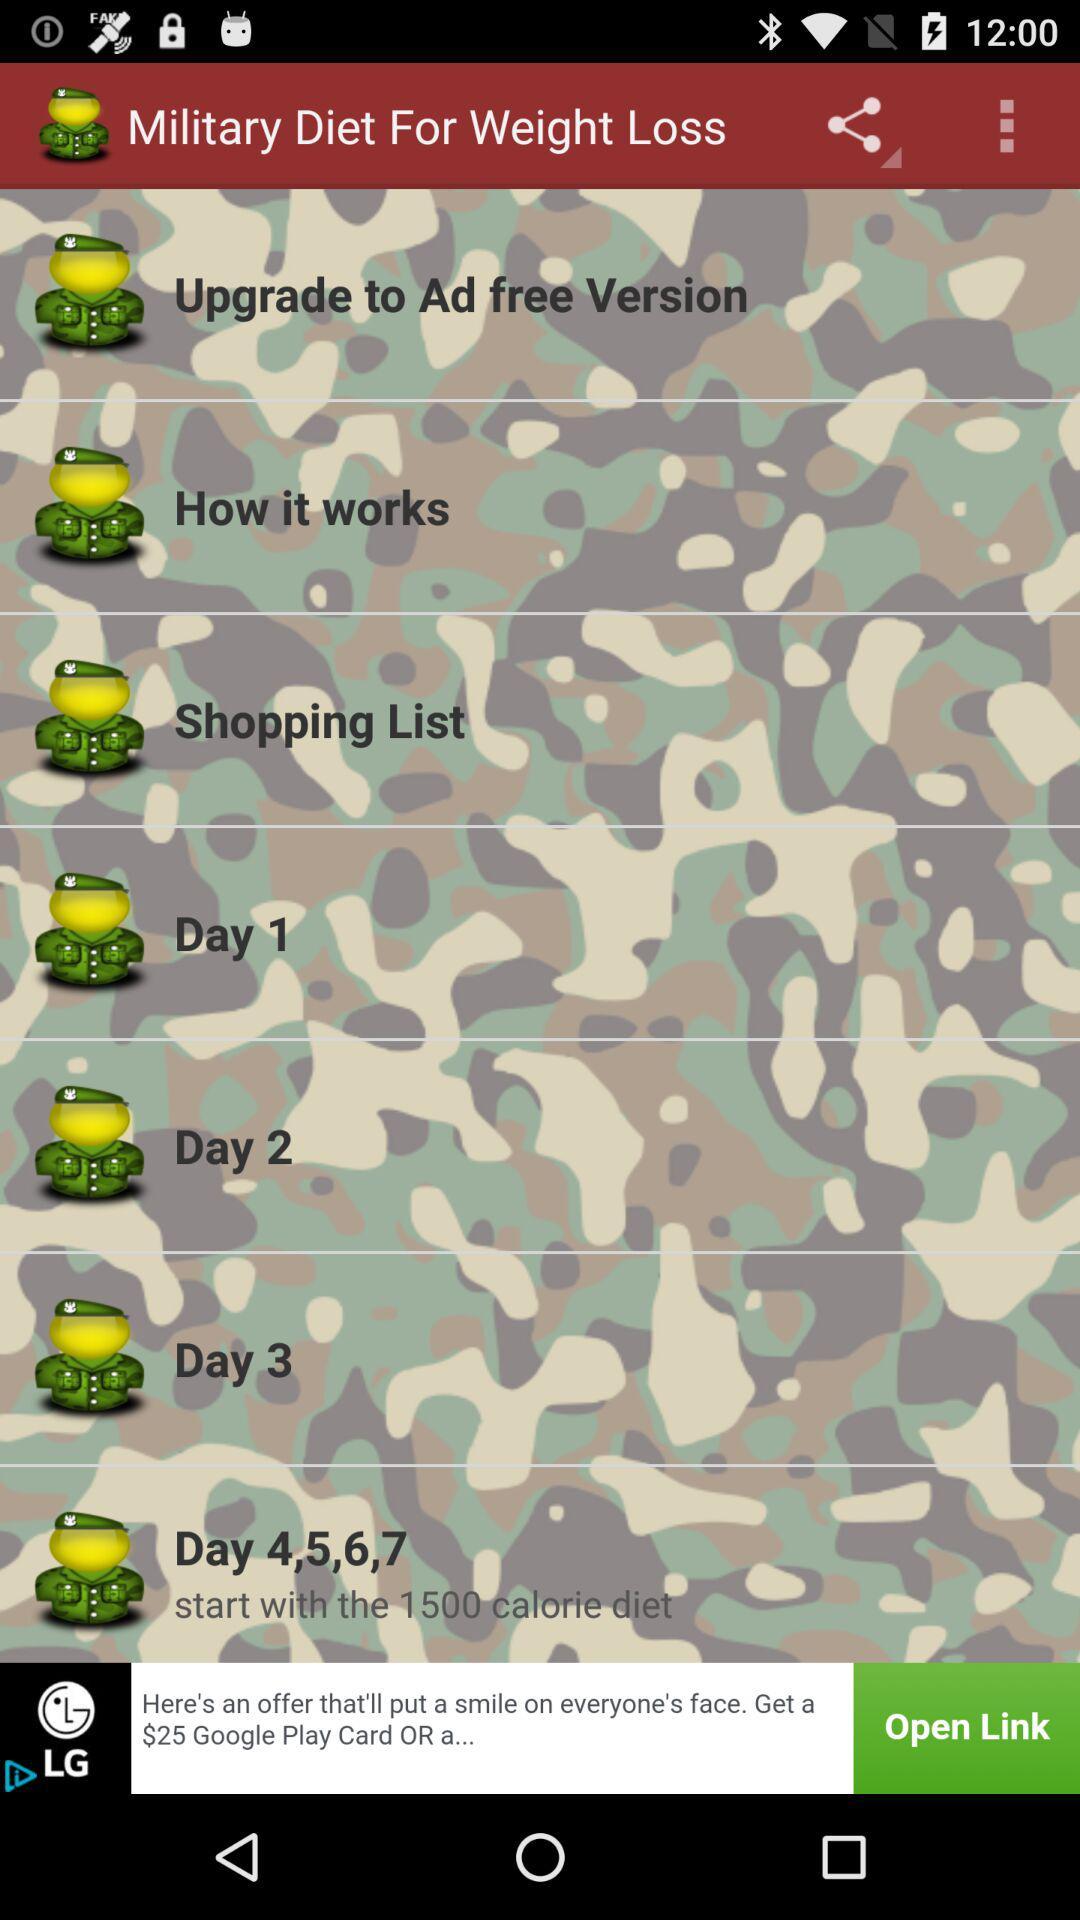  Describe the element at coordinates (613, 1358) in the screenshot. I see `day 3 icon` at that location.